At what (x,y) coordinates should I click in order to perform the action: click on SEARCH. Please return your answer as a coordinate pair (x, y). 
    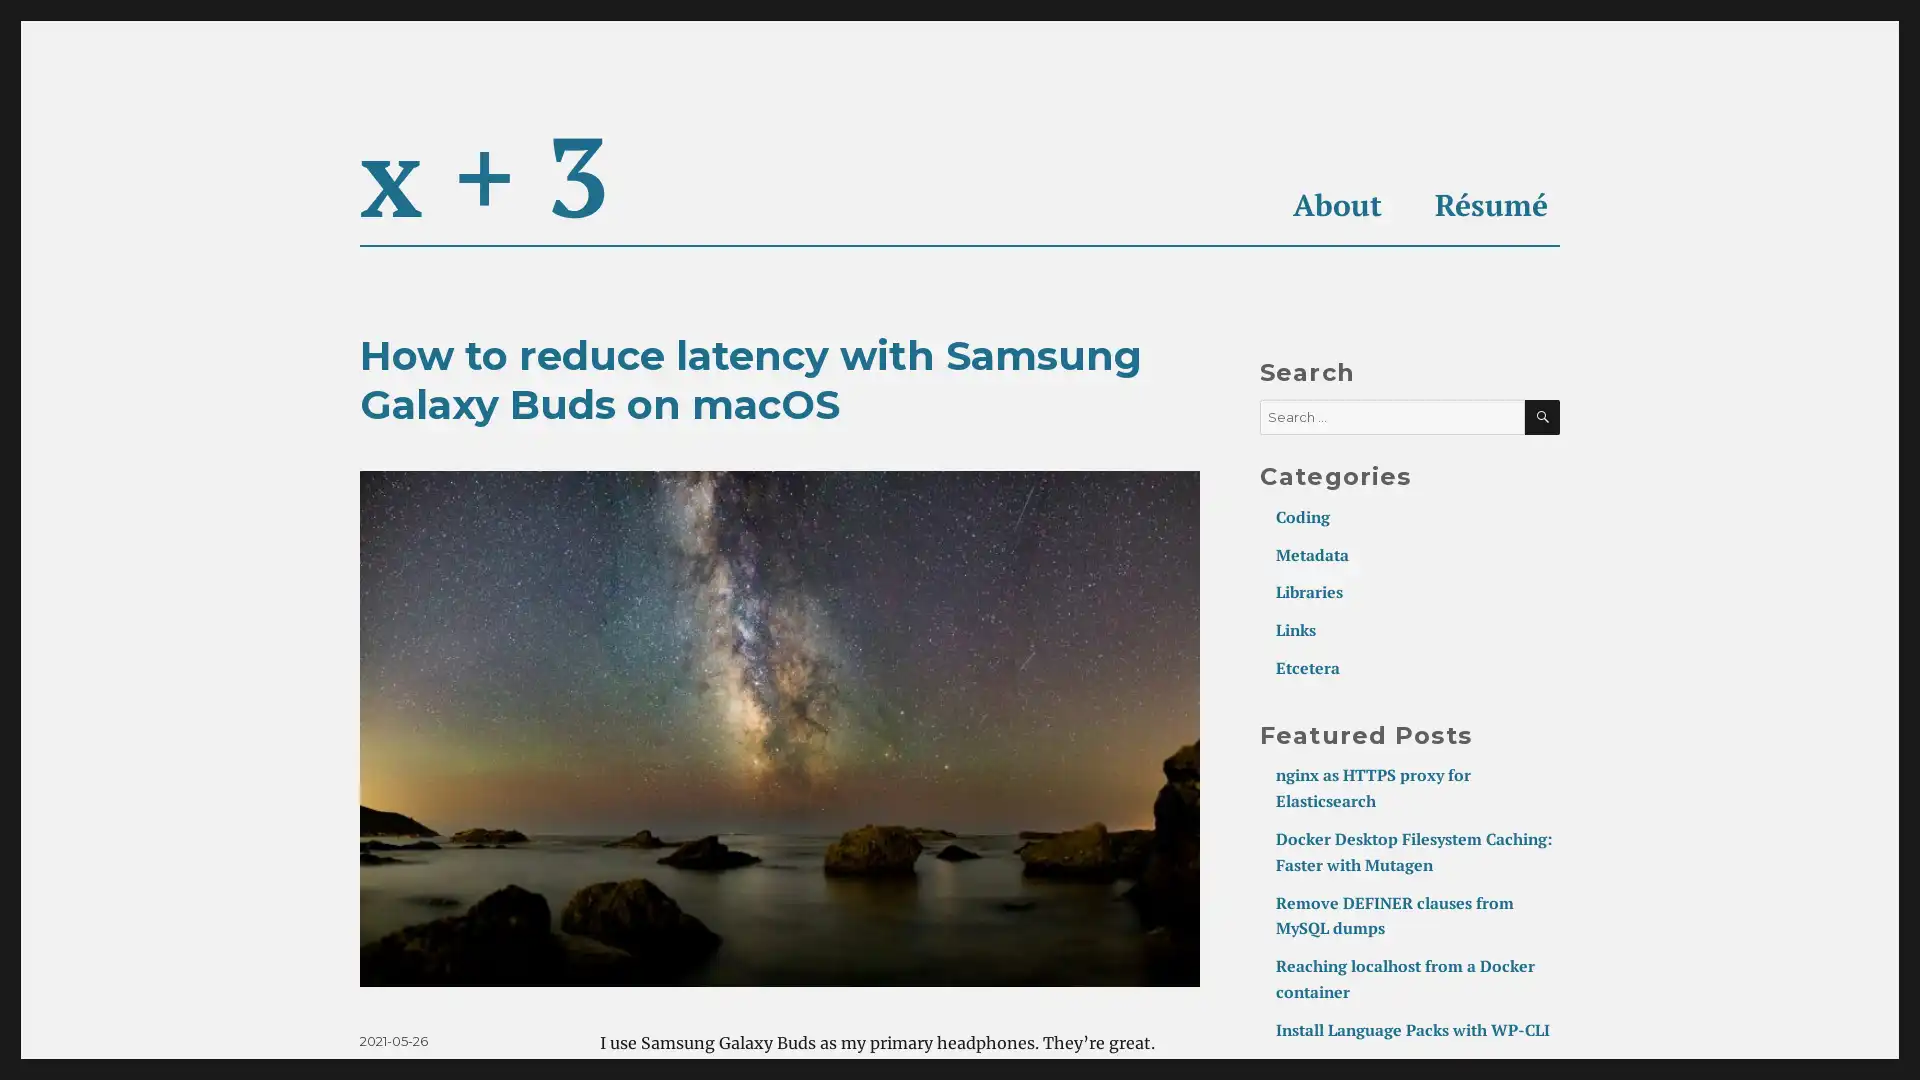
    Looking at the image, I should click on (1541, 416).